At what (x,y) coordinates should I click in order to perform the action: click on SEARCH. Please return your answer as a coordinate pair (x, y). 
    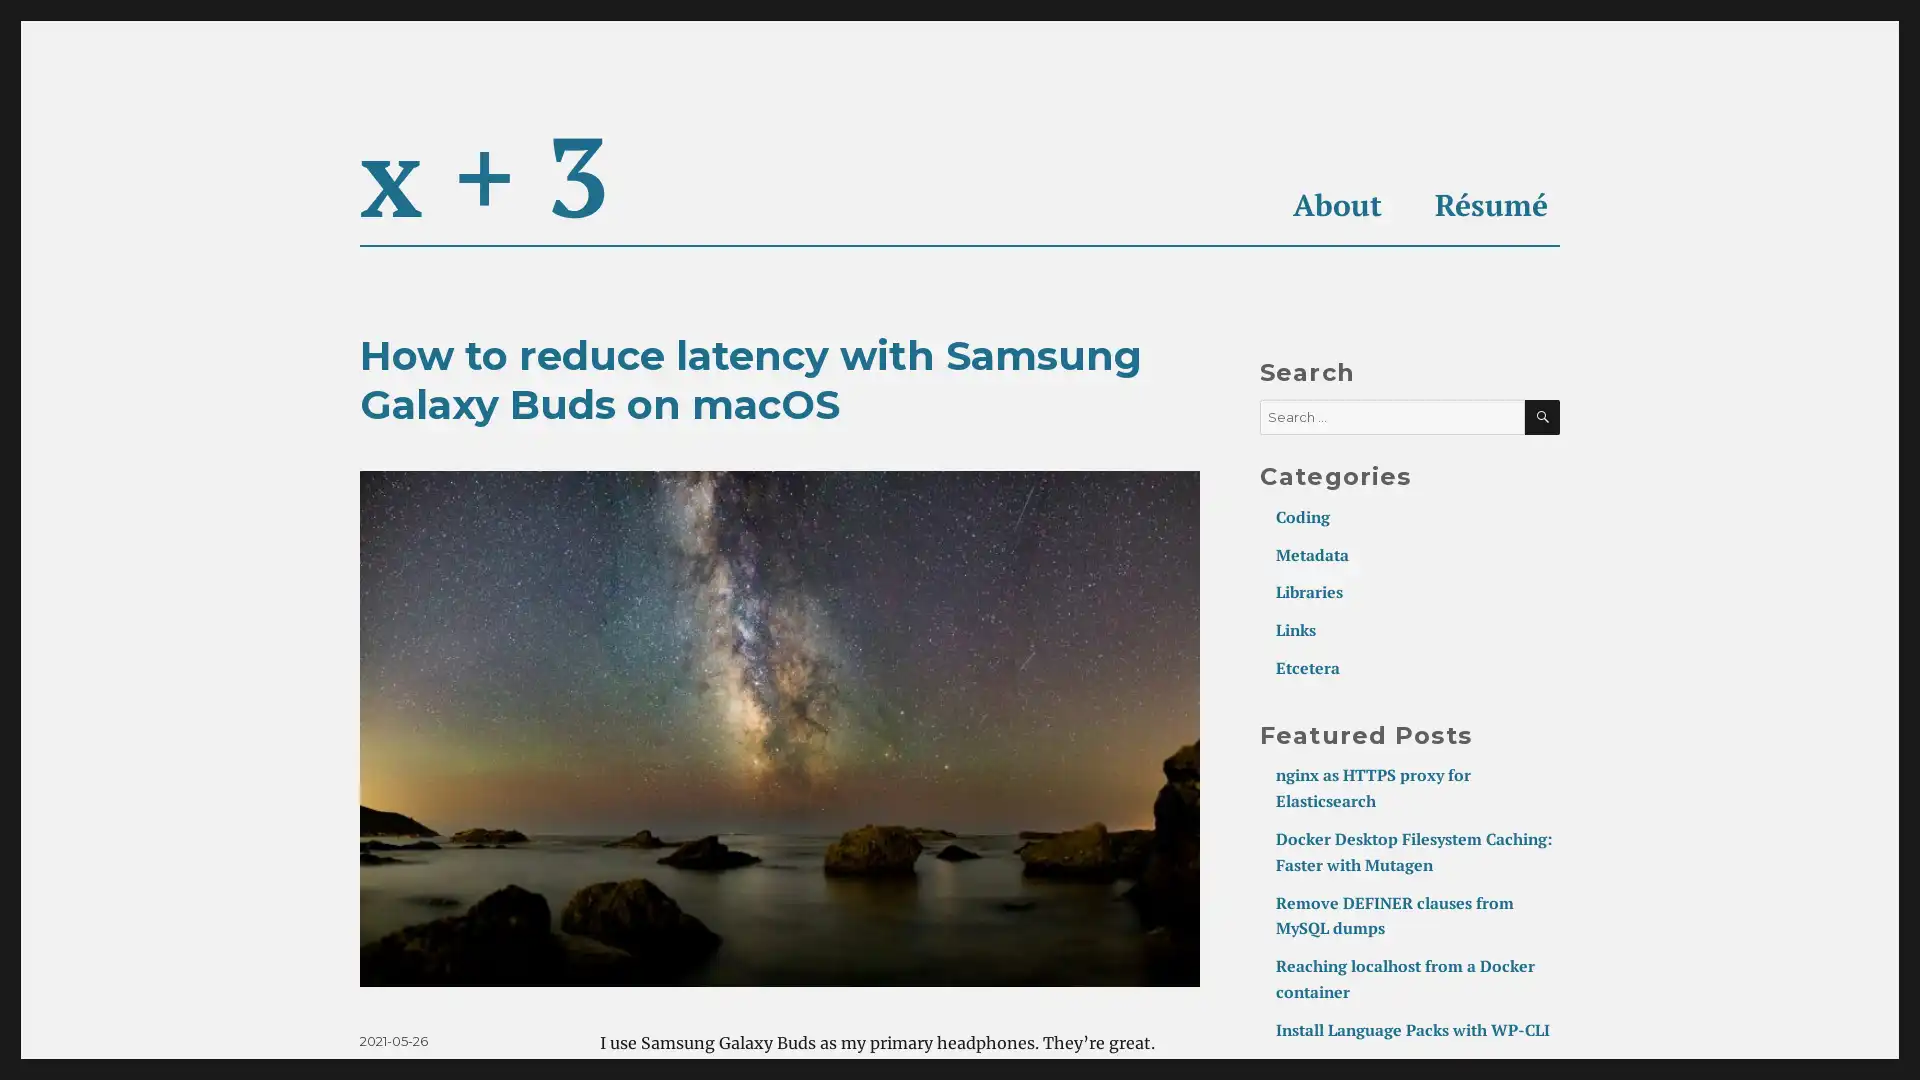
    Looking at the image, I should click on (1541, 416).